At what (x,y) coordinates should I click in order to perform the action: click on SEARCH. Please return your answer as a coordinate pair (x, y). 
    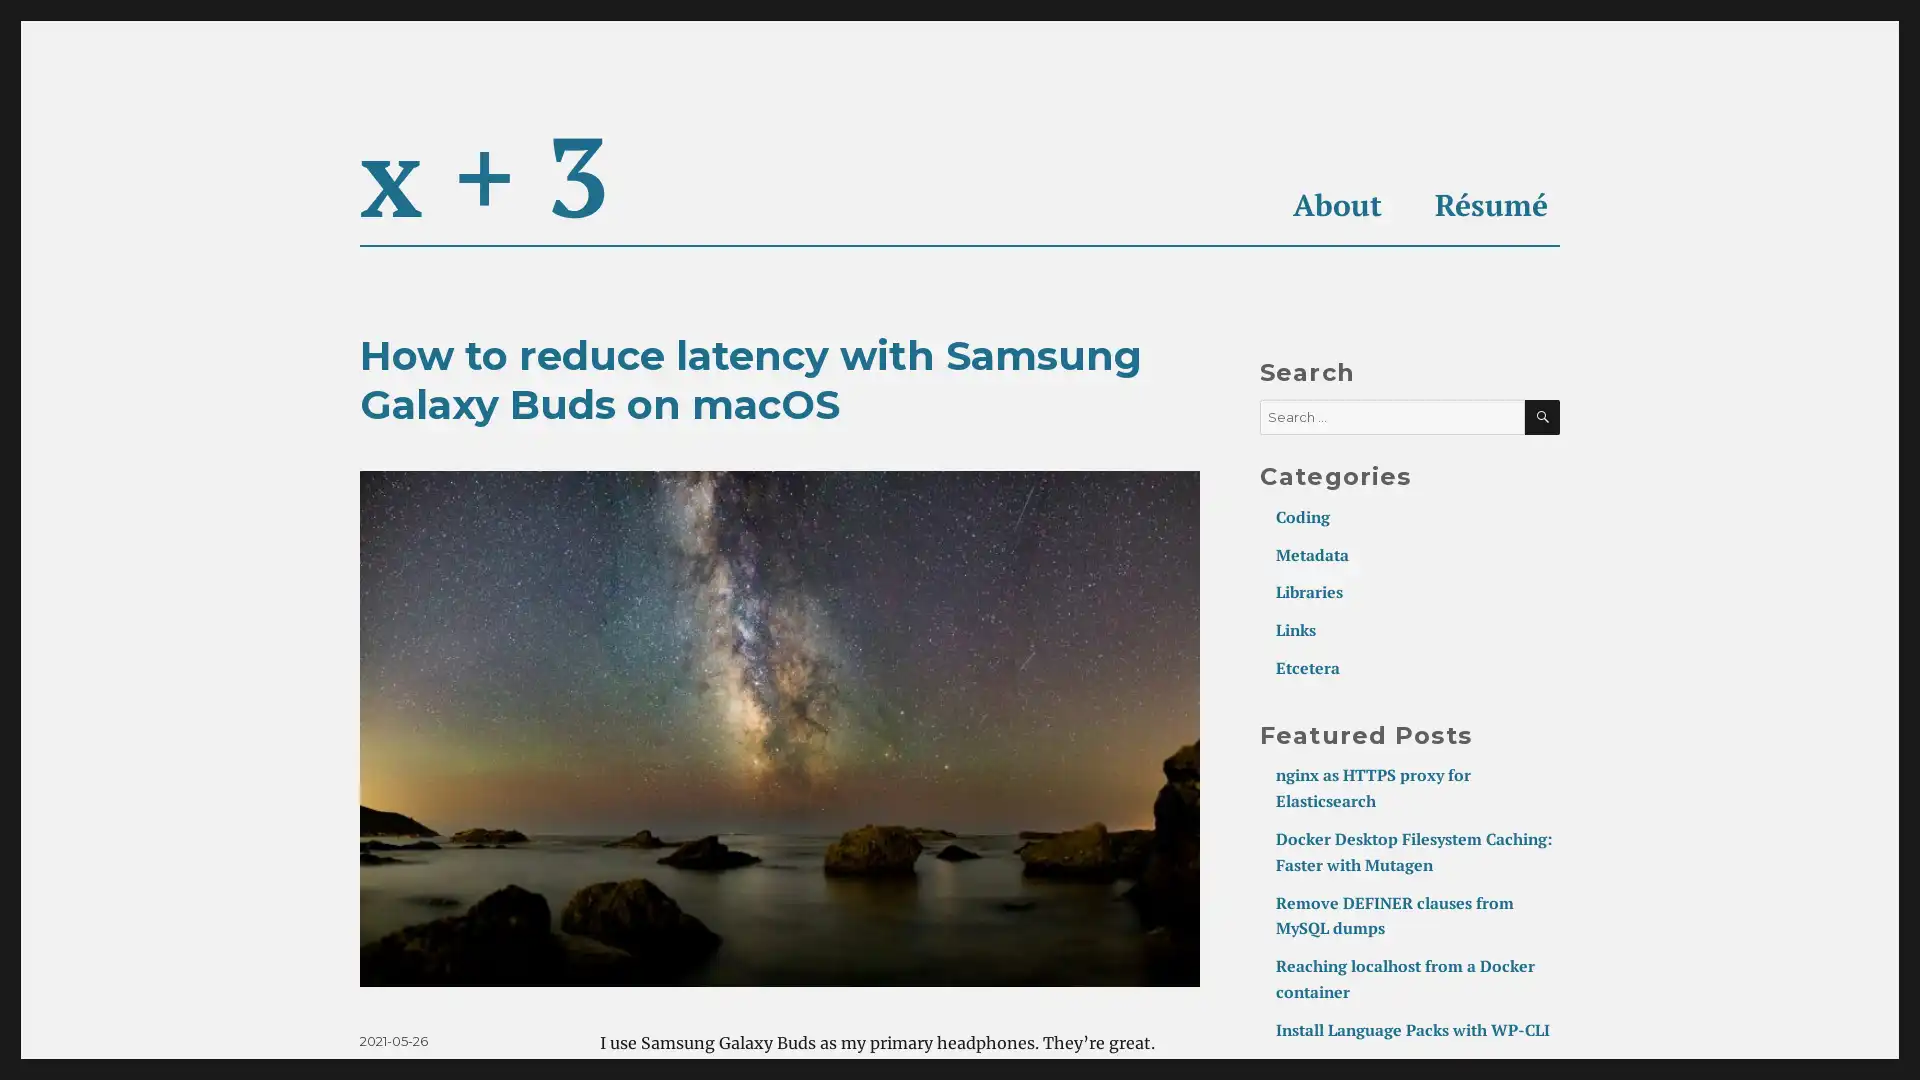
    Looking at the image, I should click on (1541, 416).